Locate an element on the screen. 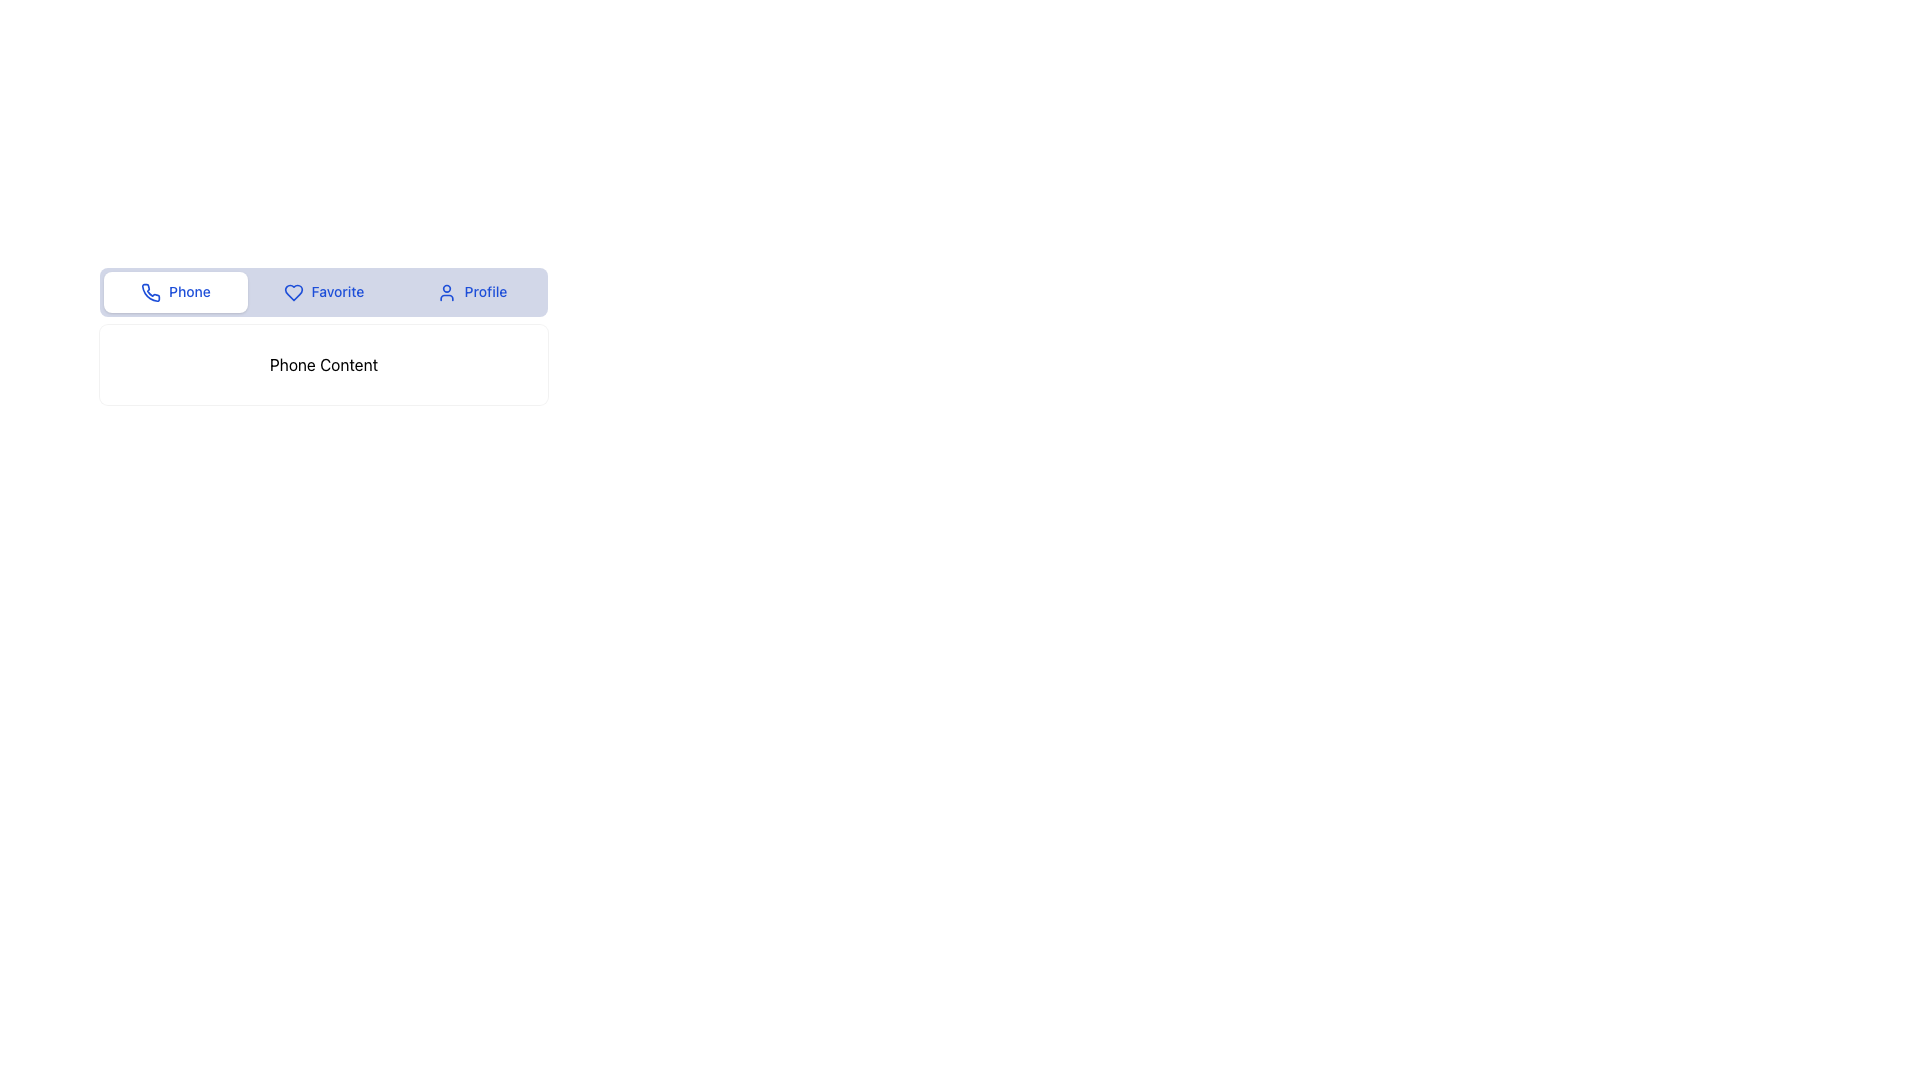 The image size is (1920, 1080). the 'Profile' tab is located at coordinates (481, 290).